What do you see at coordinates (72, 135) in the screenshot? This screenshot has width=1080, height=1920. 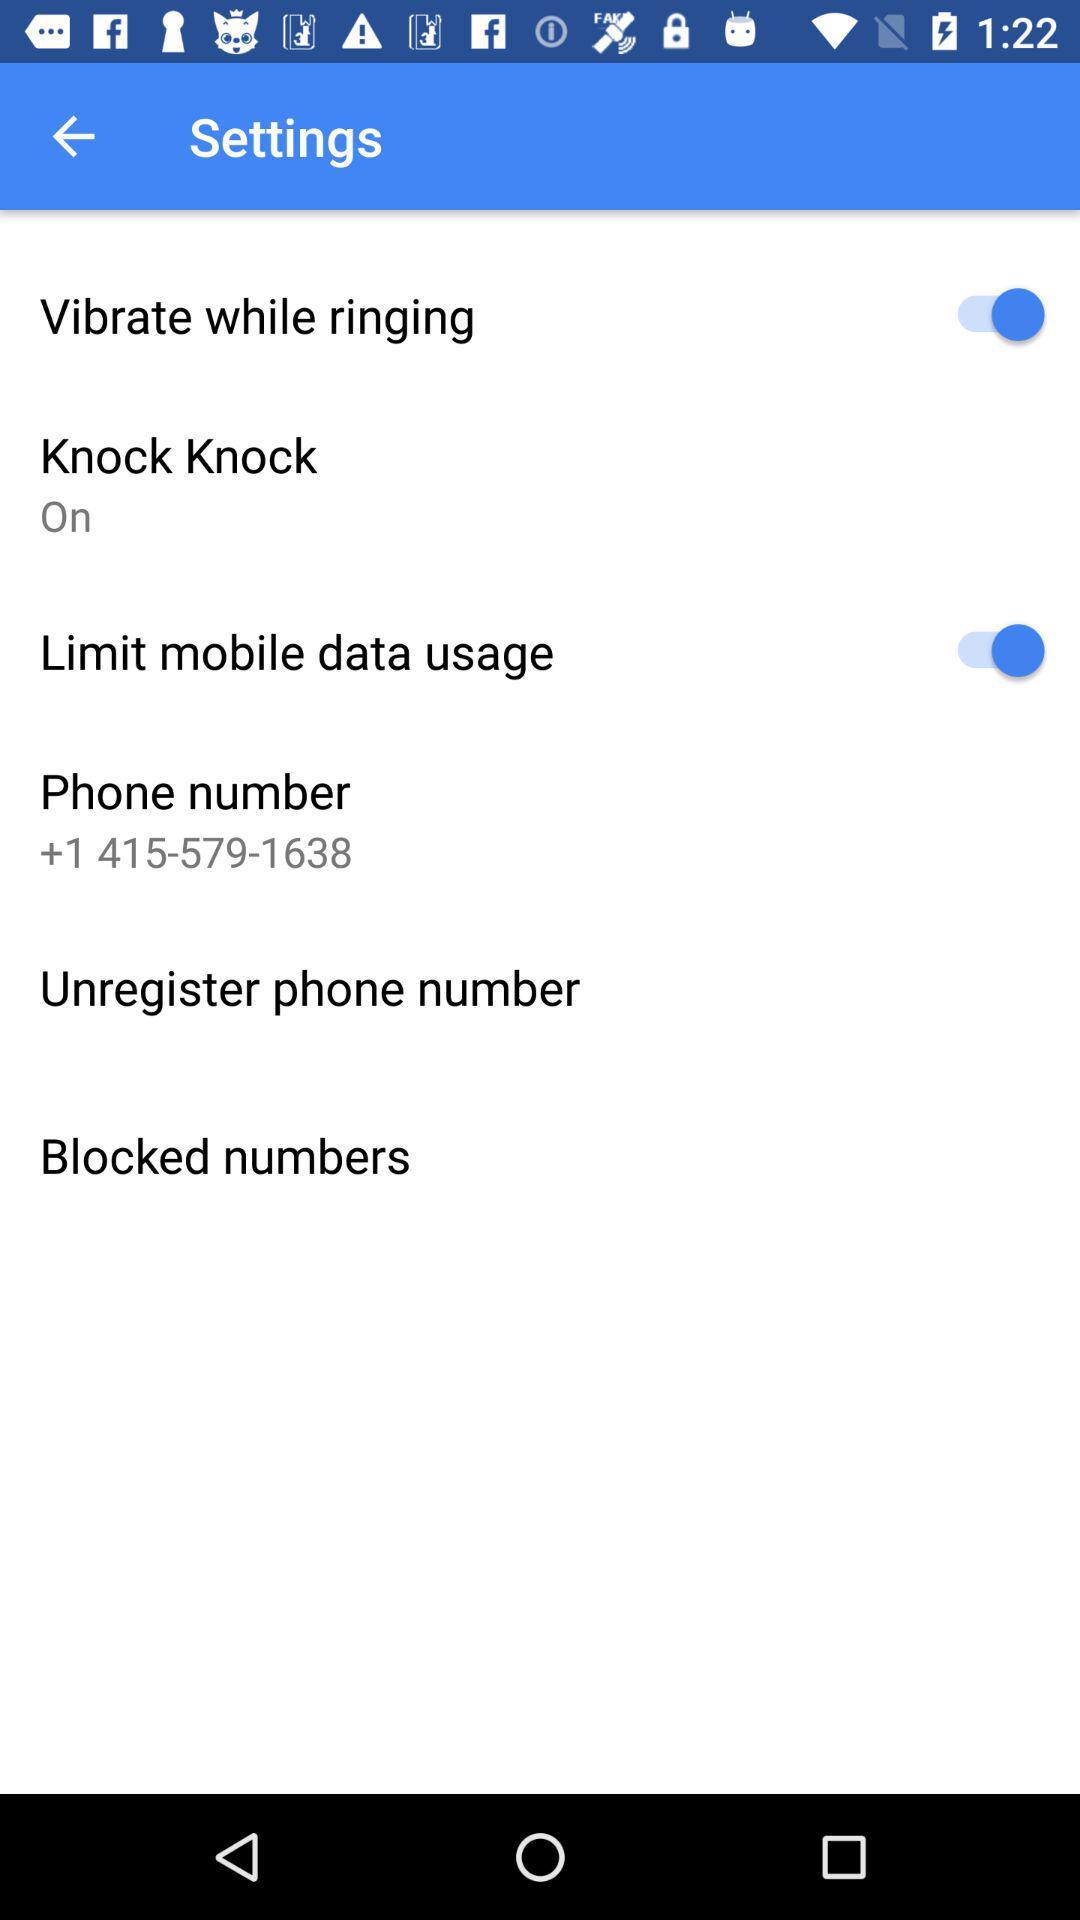 I see `icon above vibrate while ringing item` at bounding box center [72, 135].